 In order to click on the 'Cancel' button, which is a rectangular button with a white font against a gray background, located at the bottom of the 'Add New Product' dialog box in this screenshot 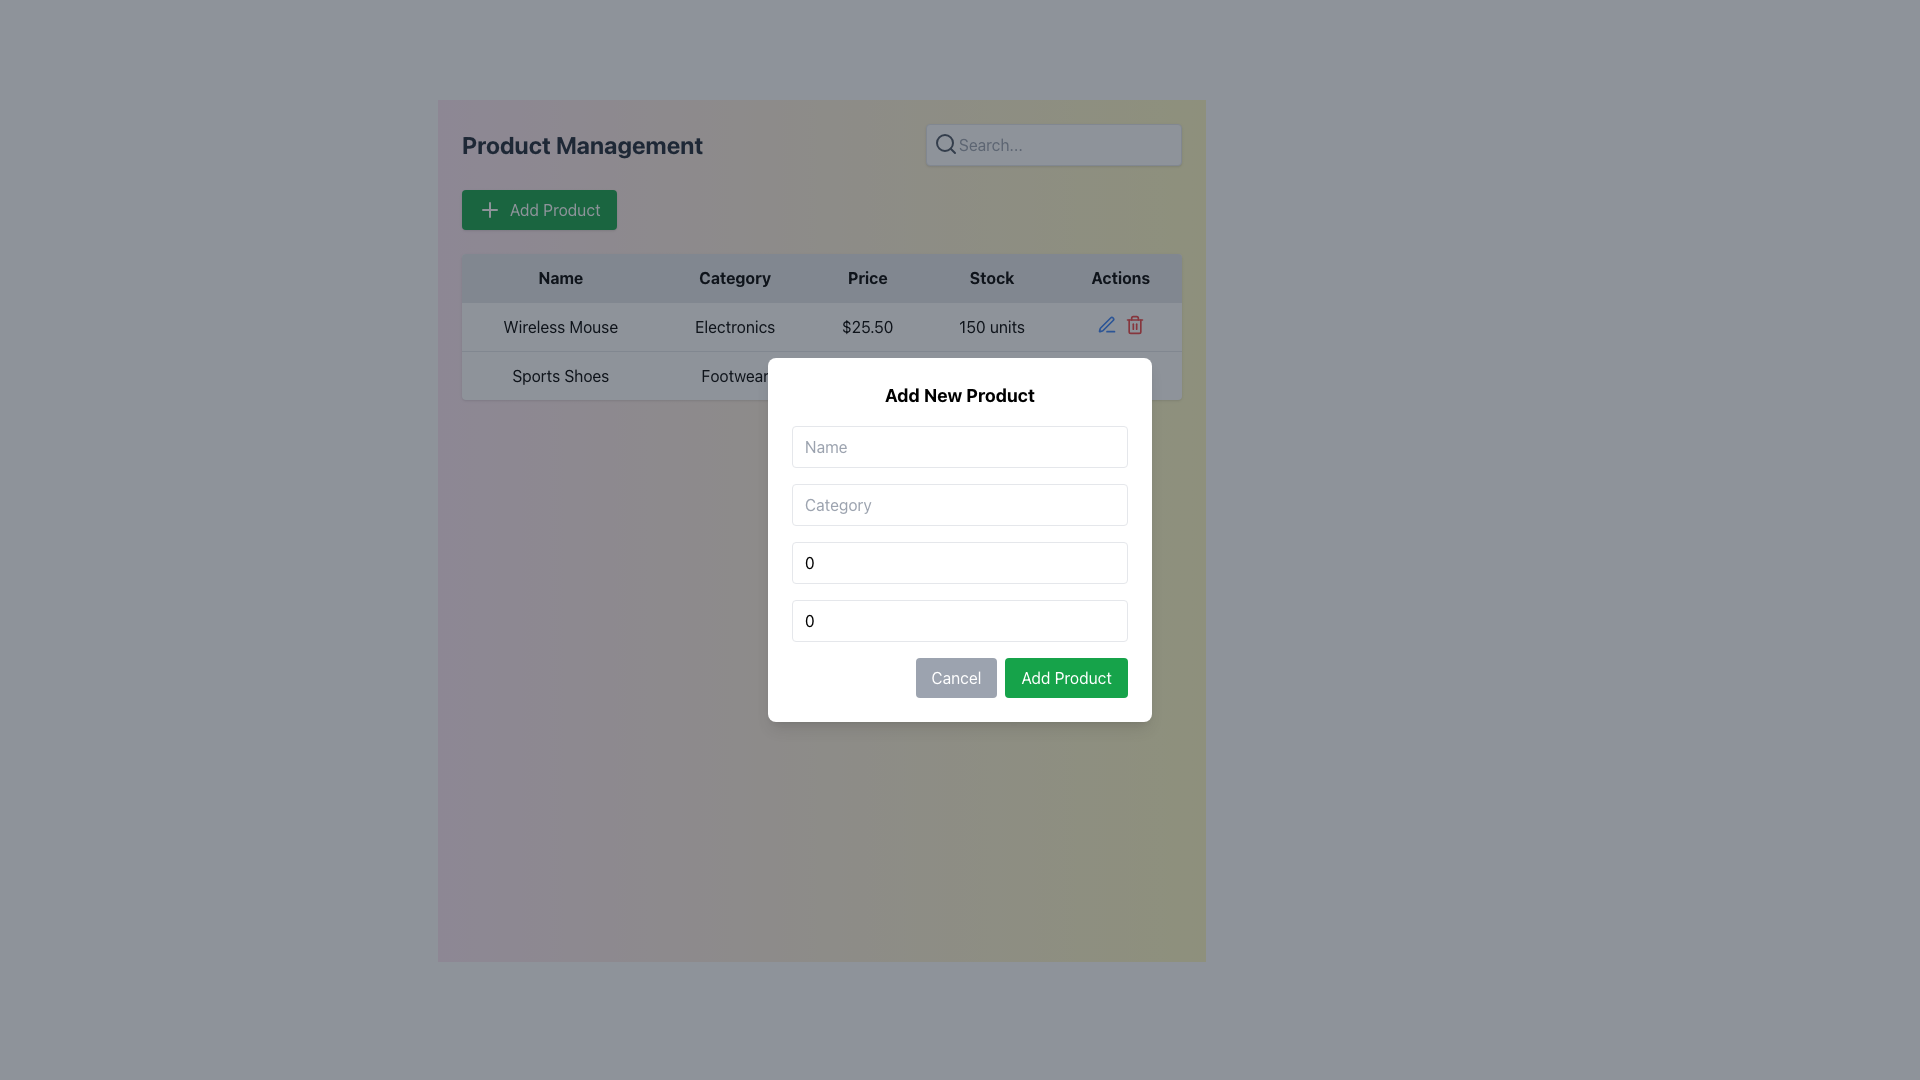, I will do `click(955, 677)`.